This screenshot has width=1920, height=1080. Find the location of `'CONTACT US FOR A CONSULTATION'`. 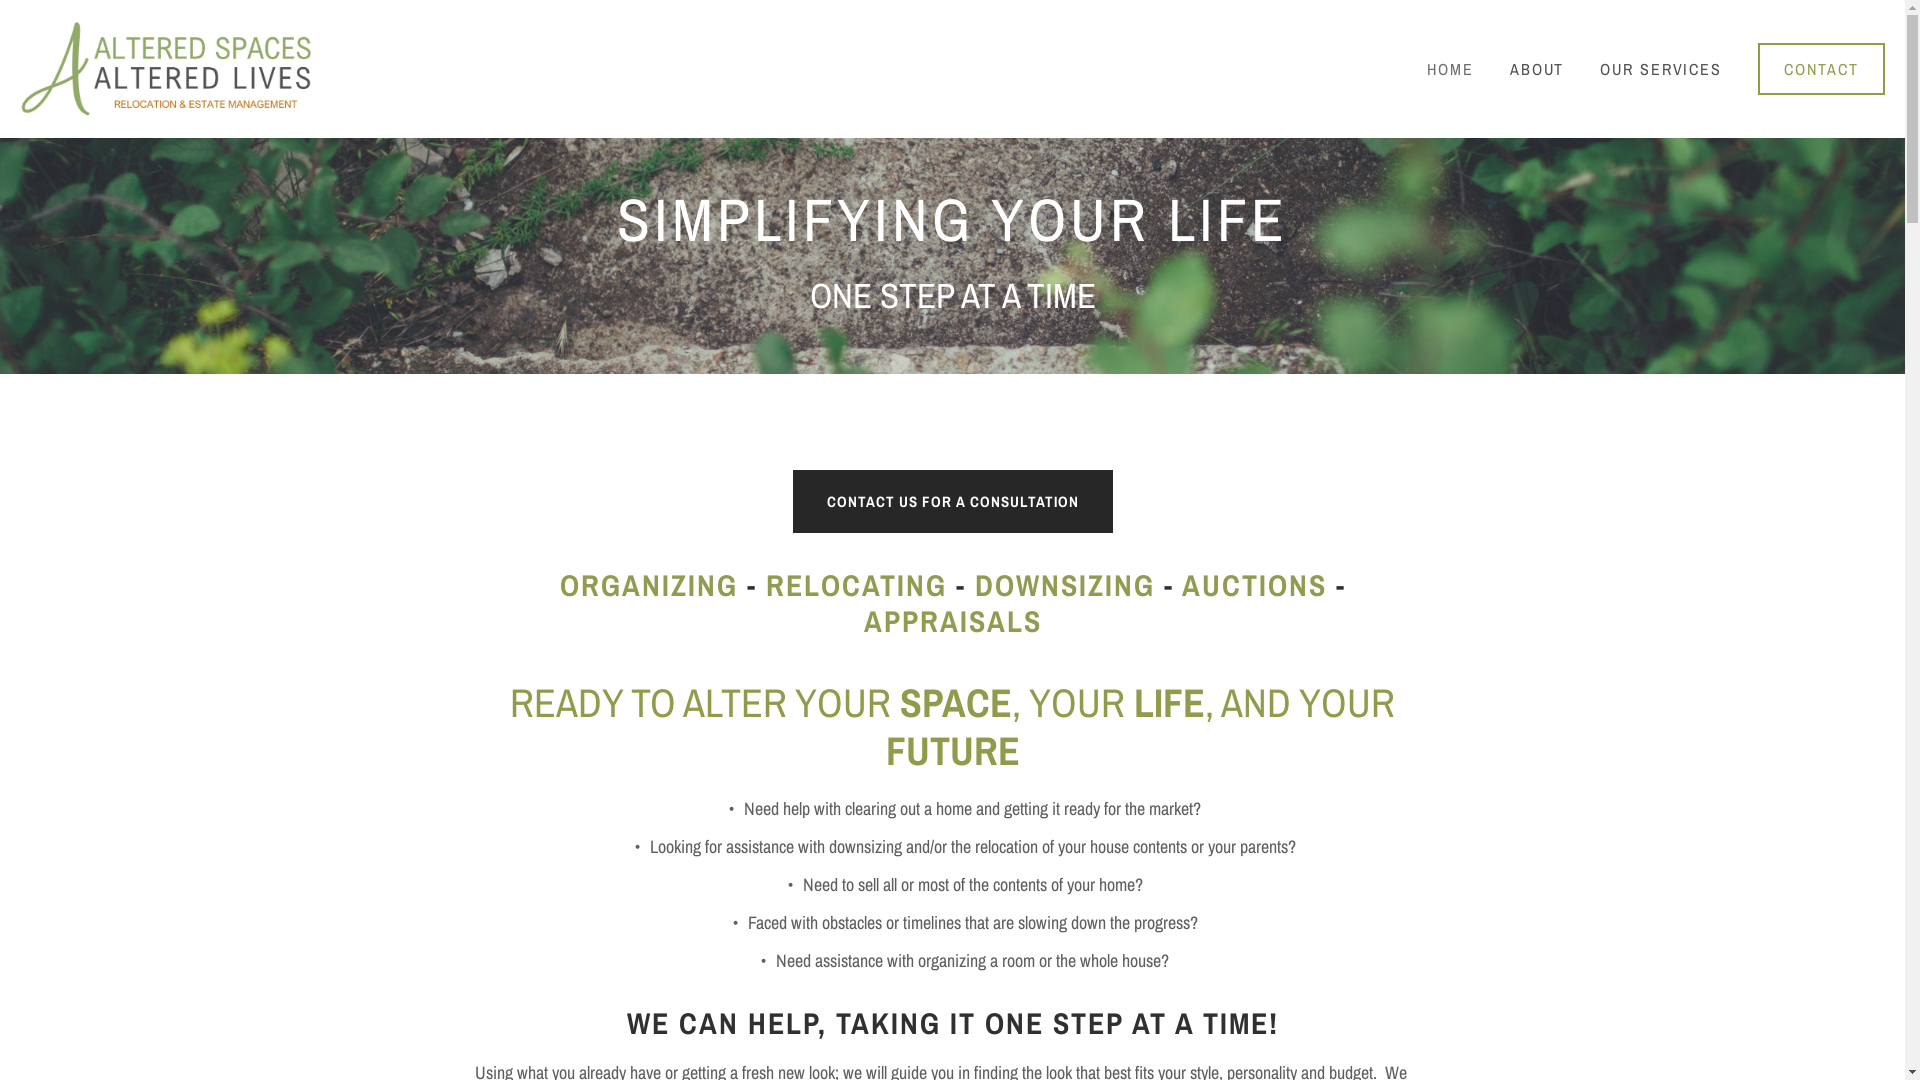

'CONTACT US FOR A CONSULTATION' is located at coordinates (950, 500).